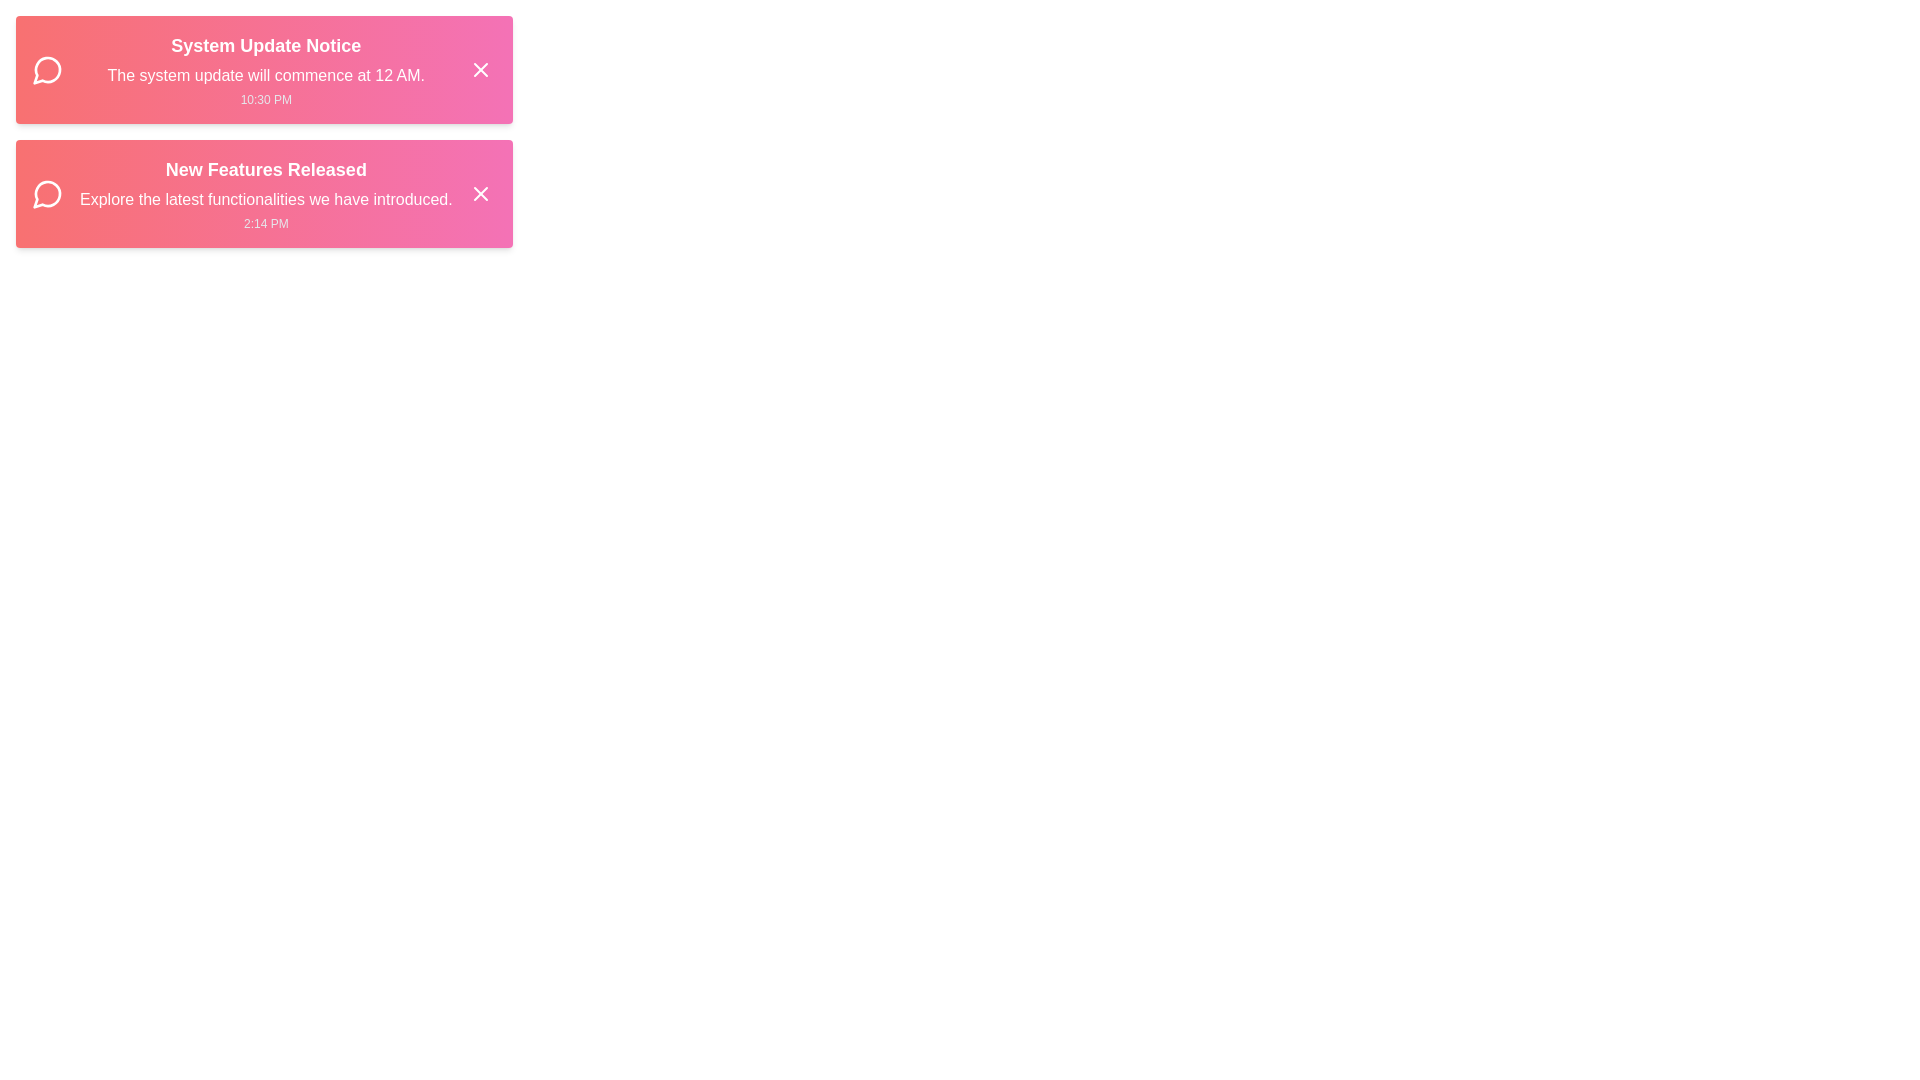 This screenshot has height=1080, width=1920. I want to click on the timestamp of the alert with the title New Features Released, so click(264, 223).